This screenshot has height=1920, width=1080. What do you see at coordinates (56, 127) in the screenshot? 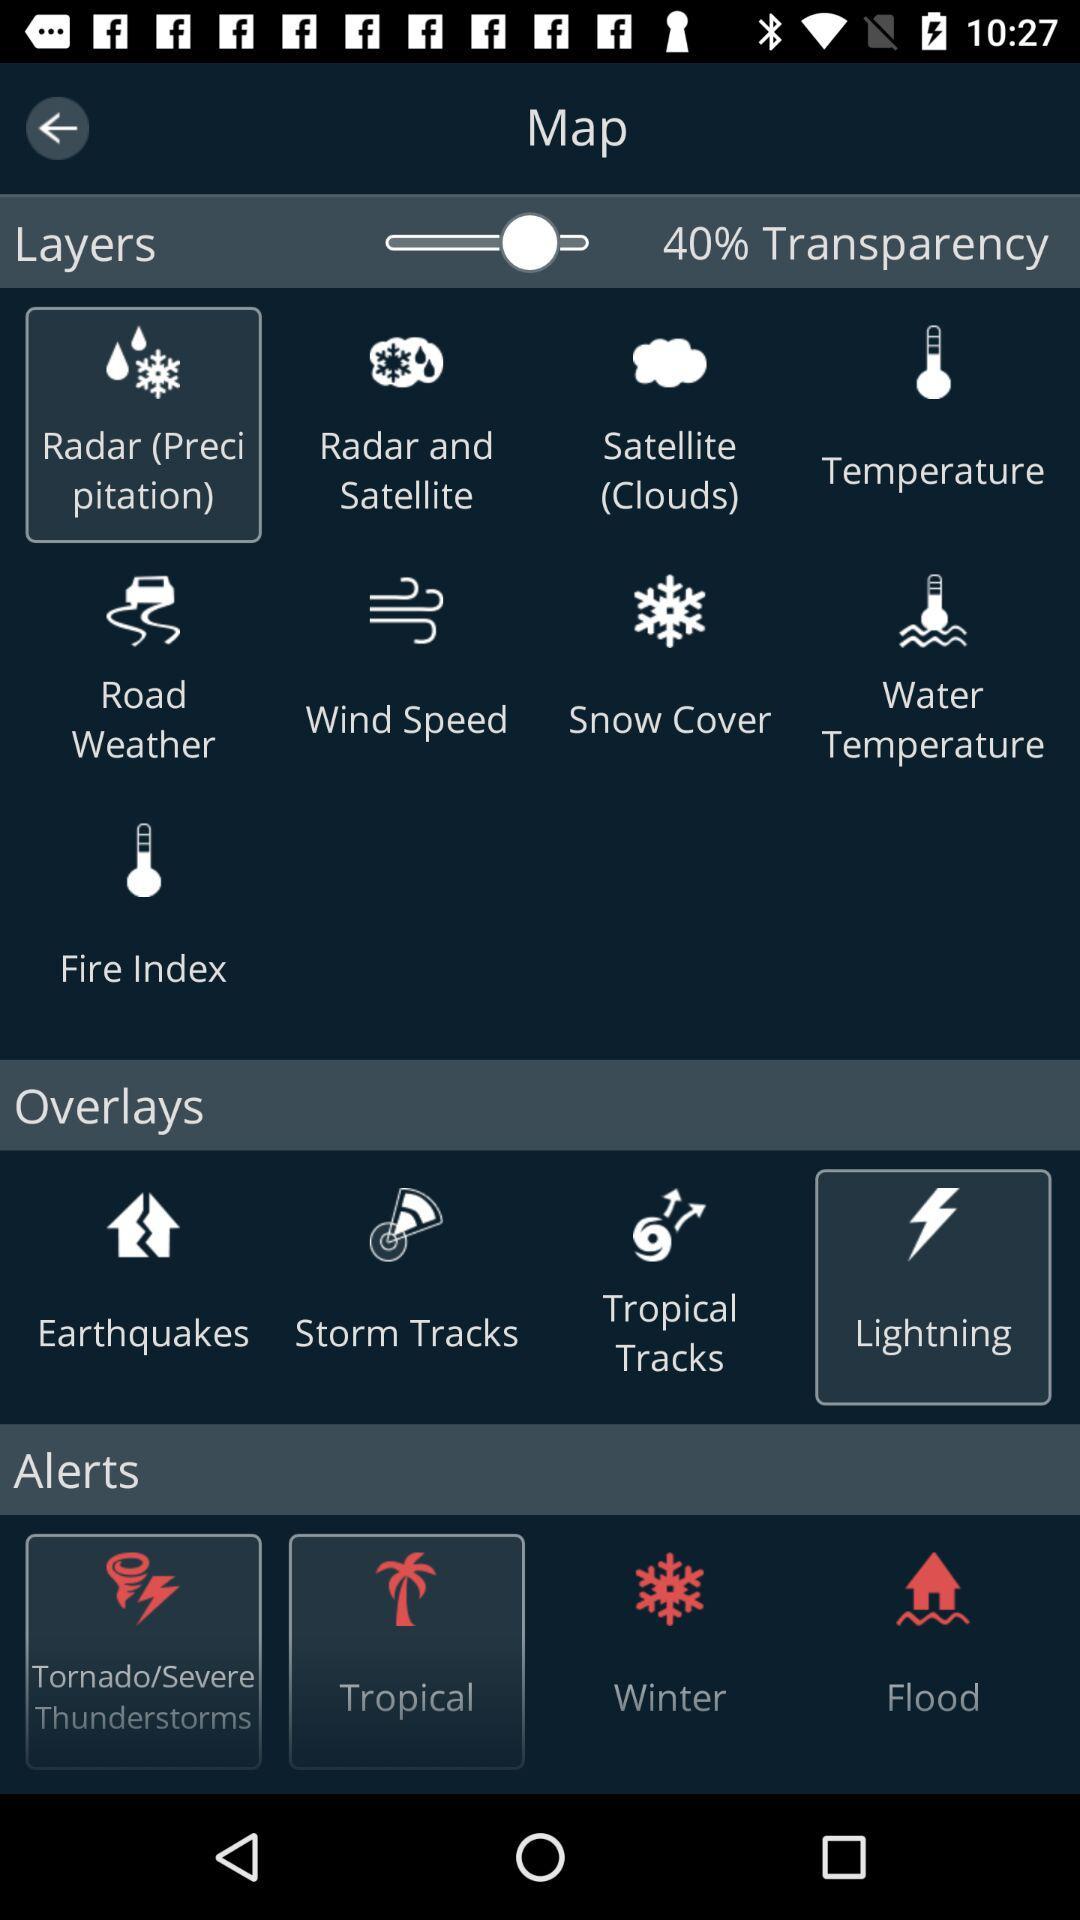
I see `the arrow_backward icon` at bounding box center [56, 127].